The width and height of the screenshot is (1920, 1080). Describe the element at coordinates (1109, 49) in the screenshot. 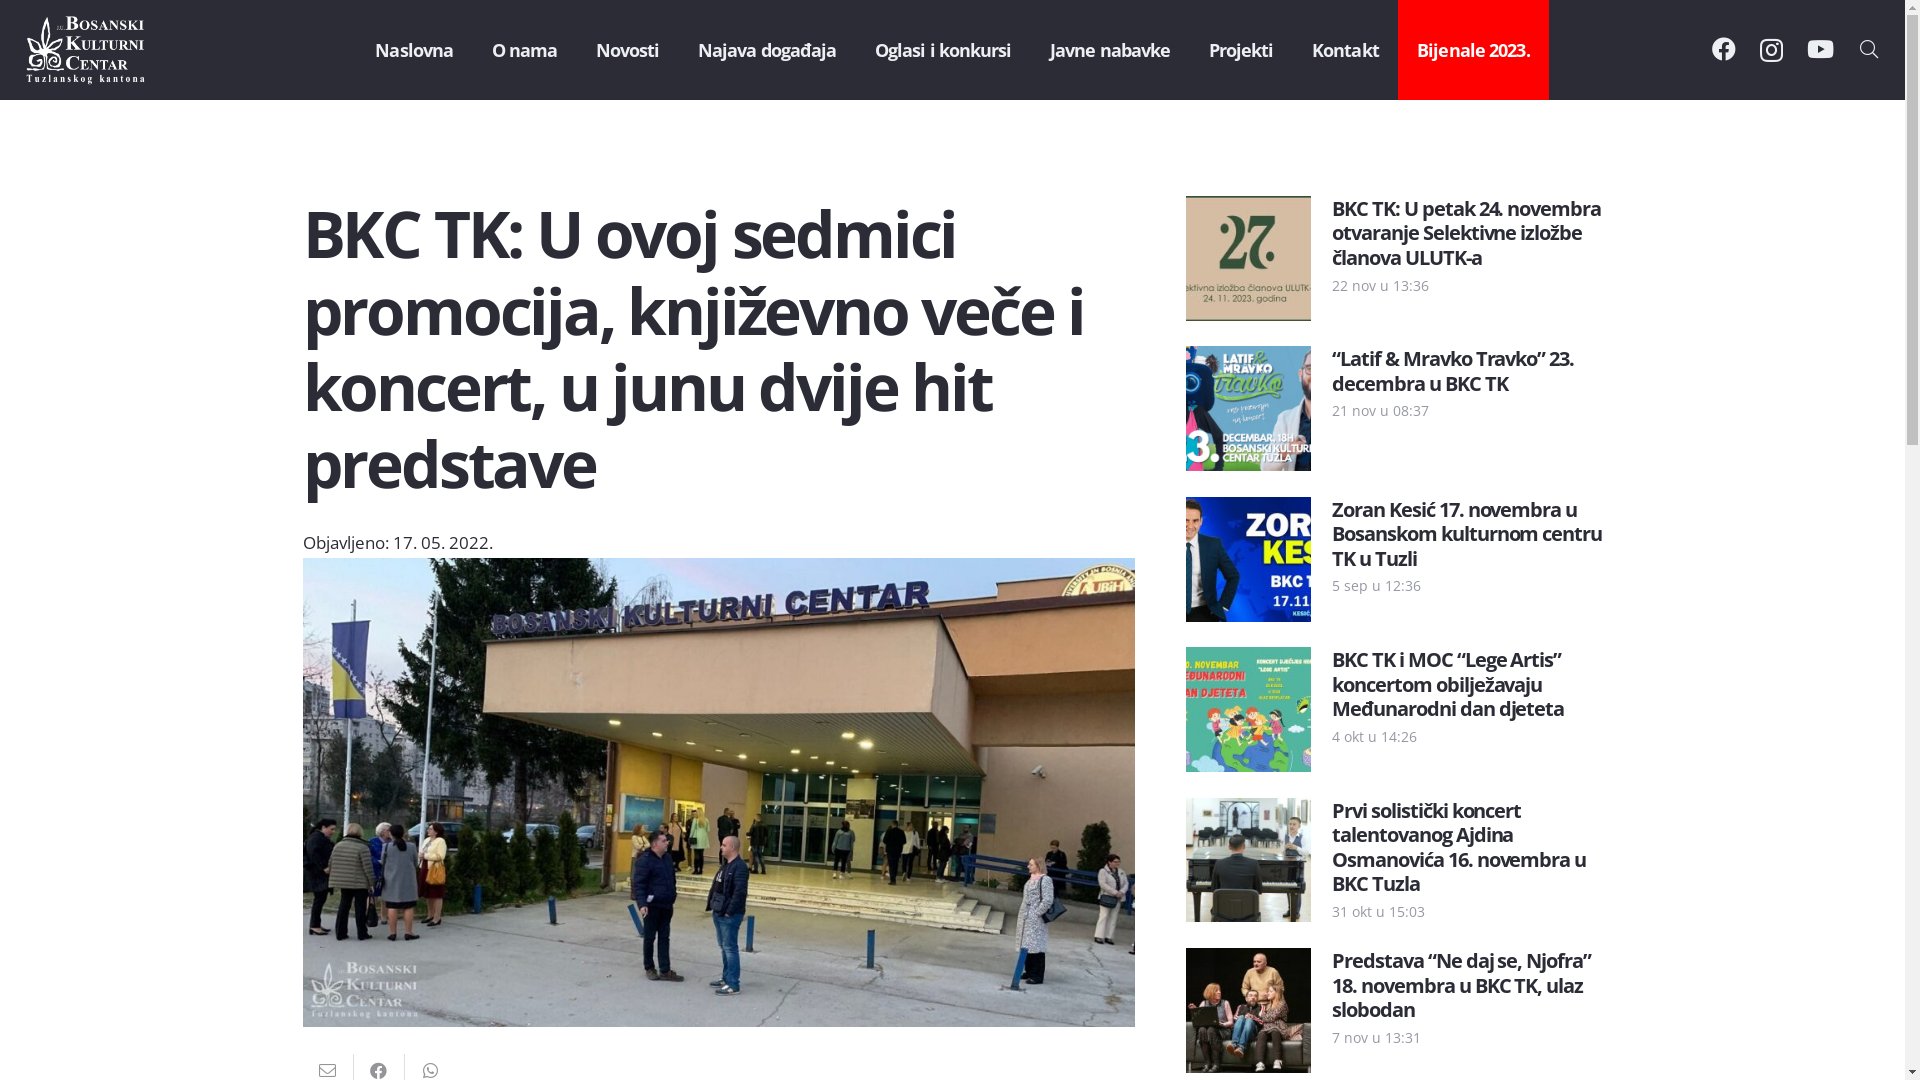

I see `'Javne nabavke'` at that location.